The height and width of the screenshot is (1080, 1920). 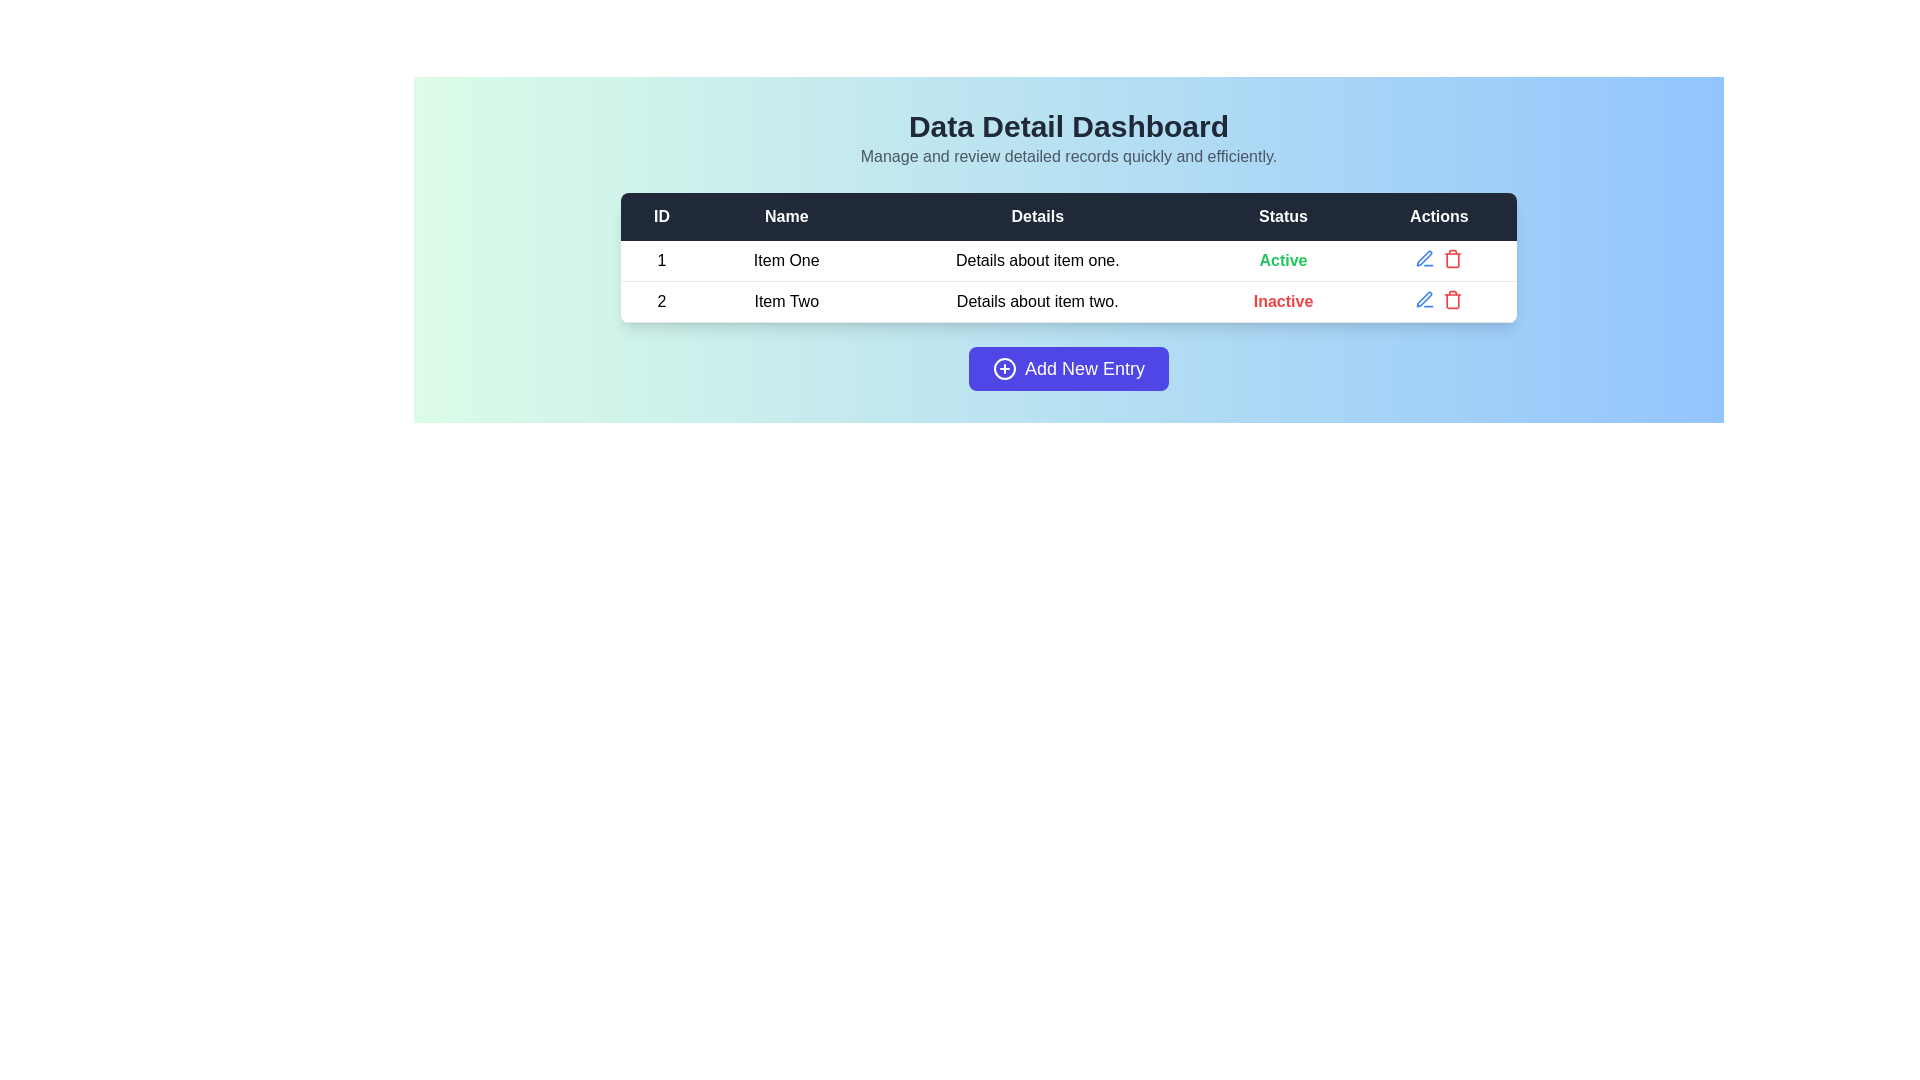 What do you see at coordinates (1424, 299) in the screenshot?
I see `the edit icon button in the second row of the table for 'Item Two'` at bounding box center [1424, 299].